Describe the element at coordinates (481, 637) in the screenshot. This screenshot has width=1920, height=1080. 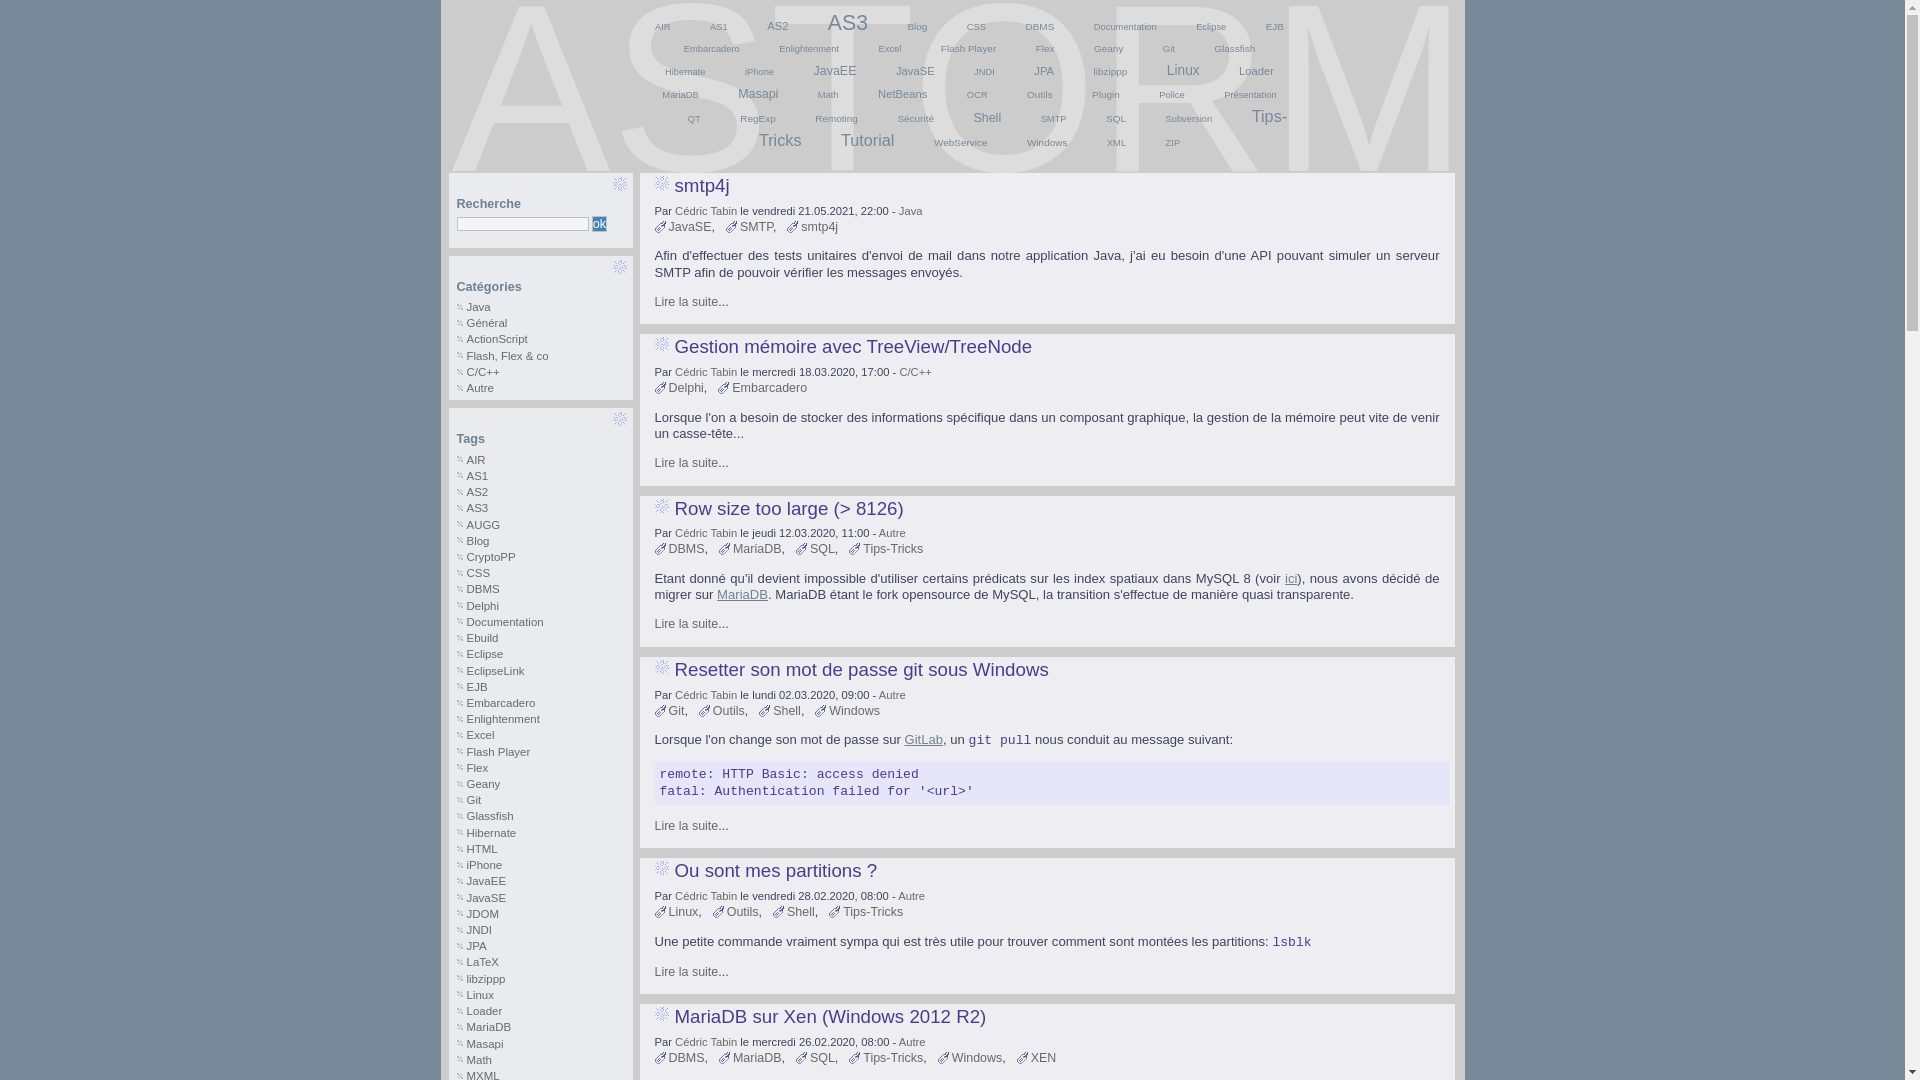
I see `'Ebuild'` at that location.